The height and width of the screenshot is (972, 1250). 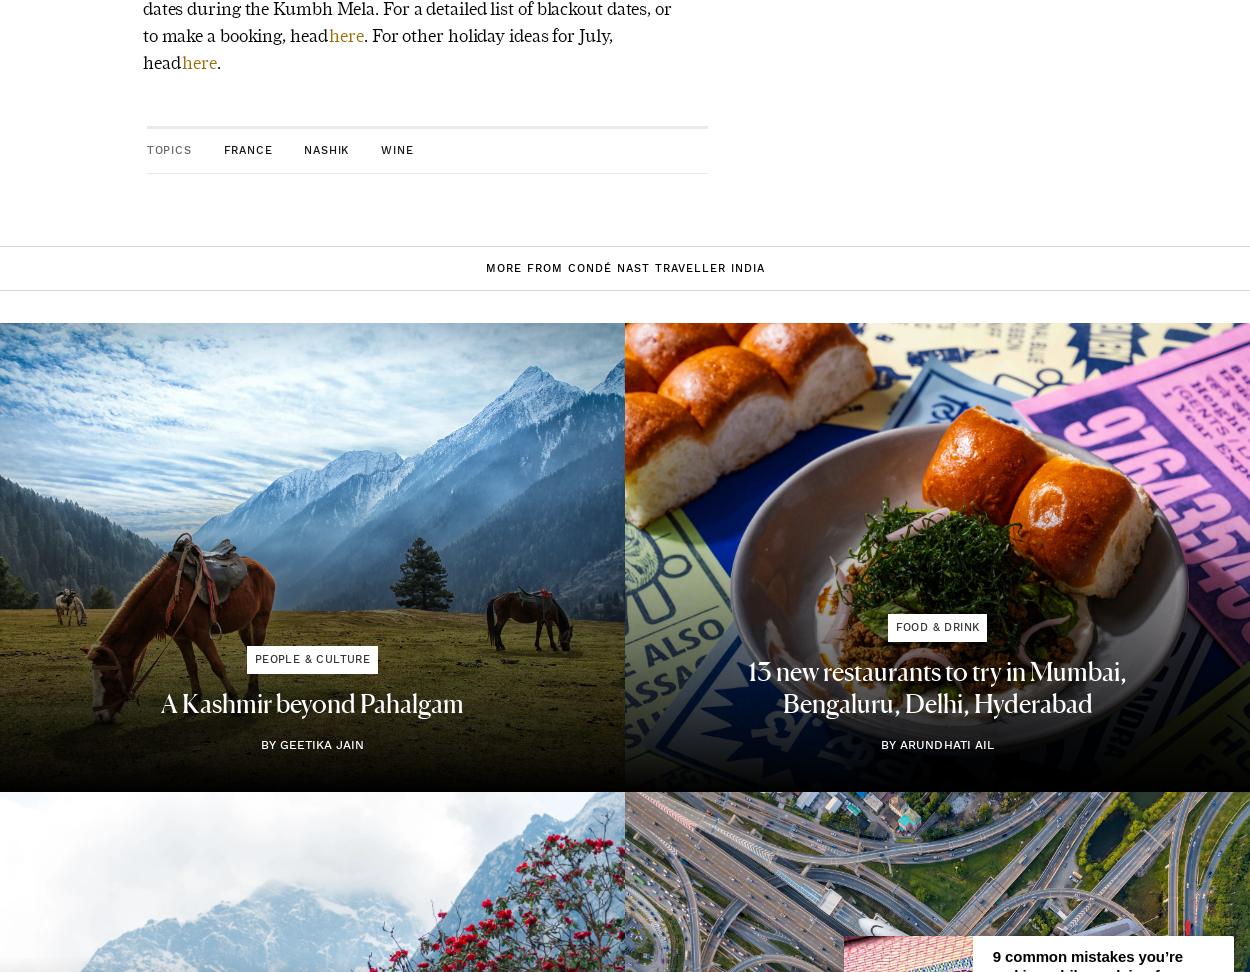 I want to click on 'More from Condé Nast Traveller India', so click(x=623, y=267).